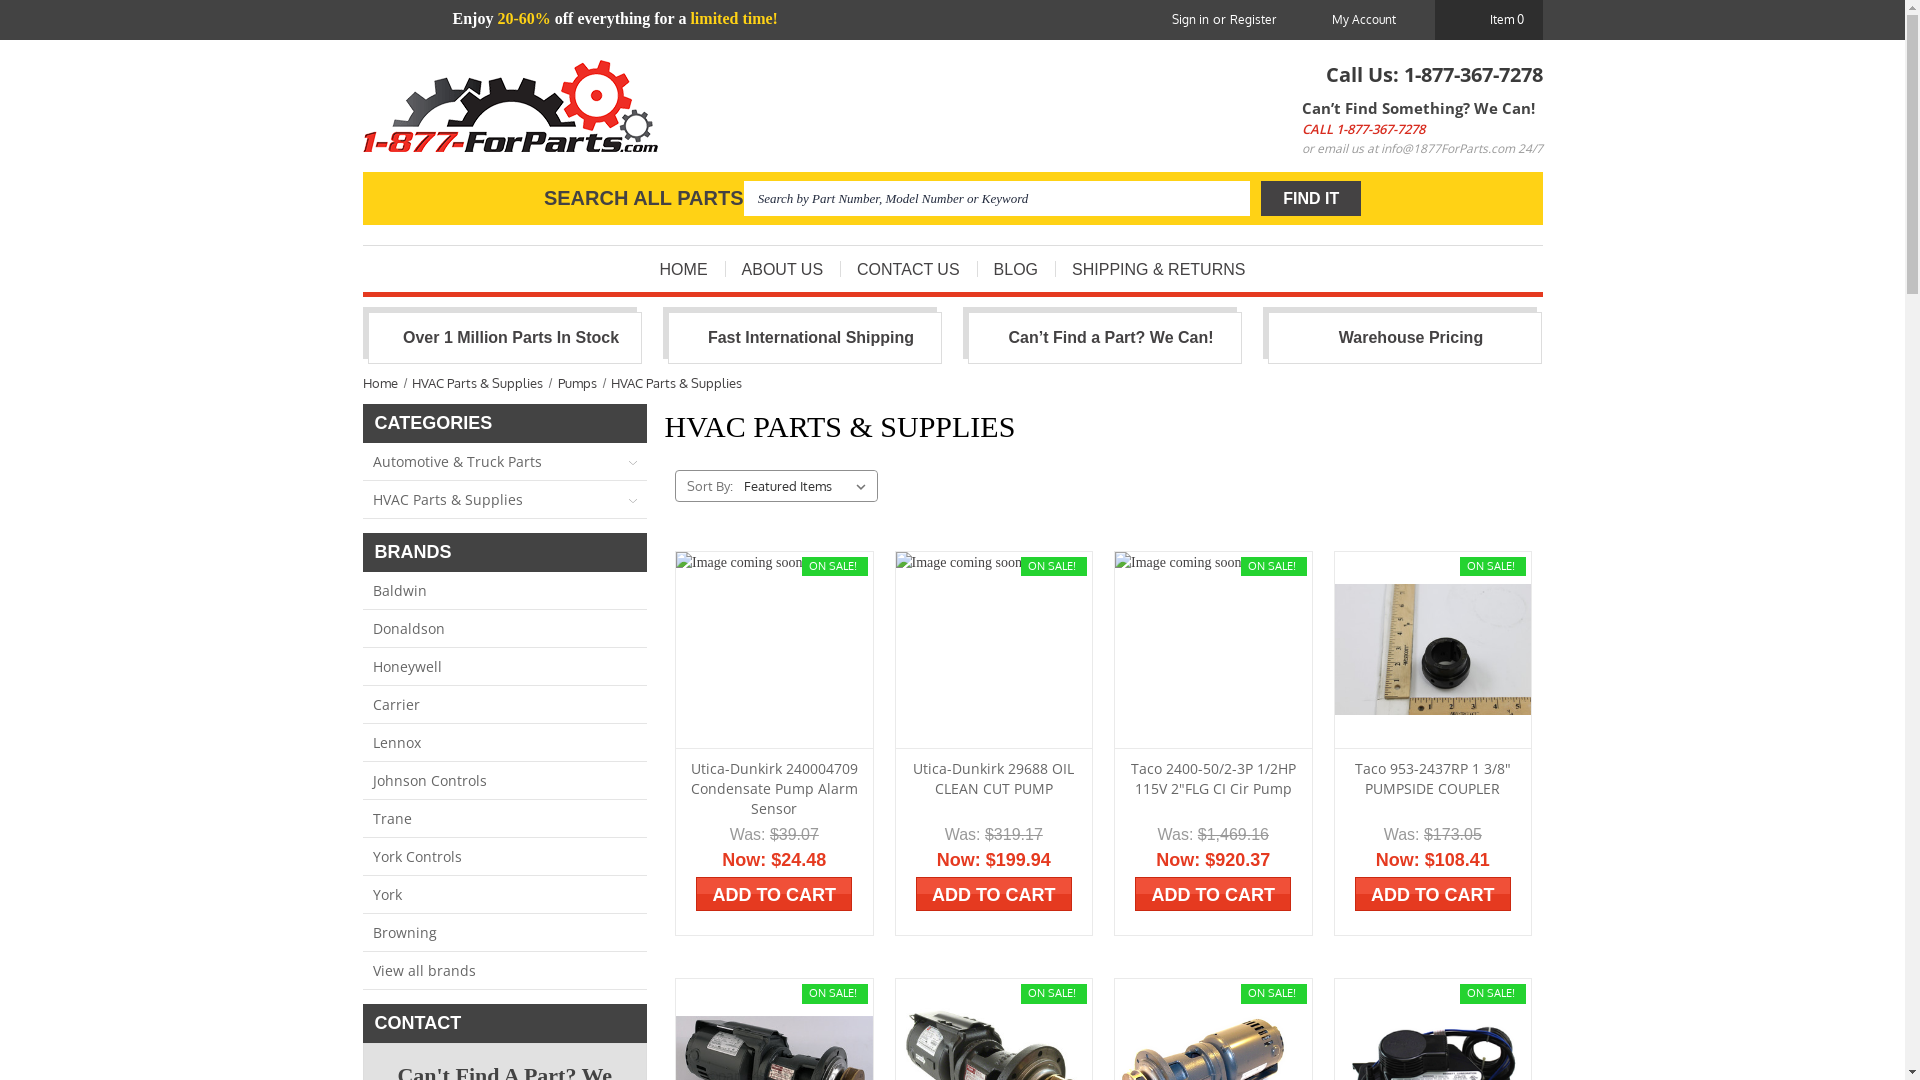  Describe the element at coordinates (840, 268) in the screenshot. I see `'CONTACT US'` at that location.